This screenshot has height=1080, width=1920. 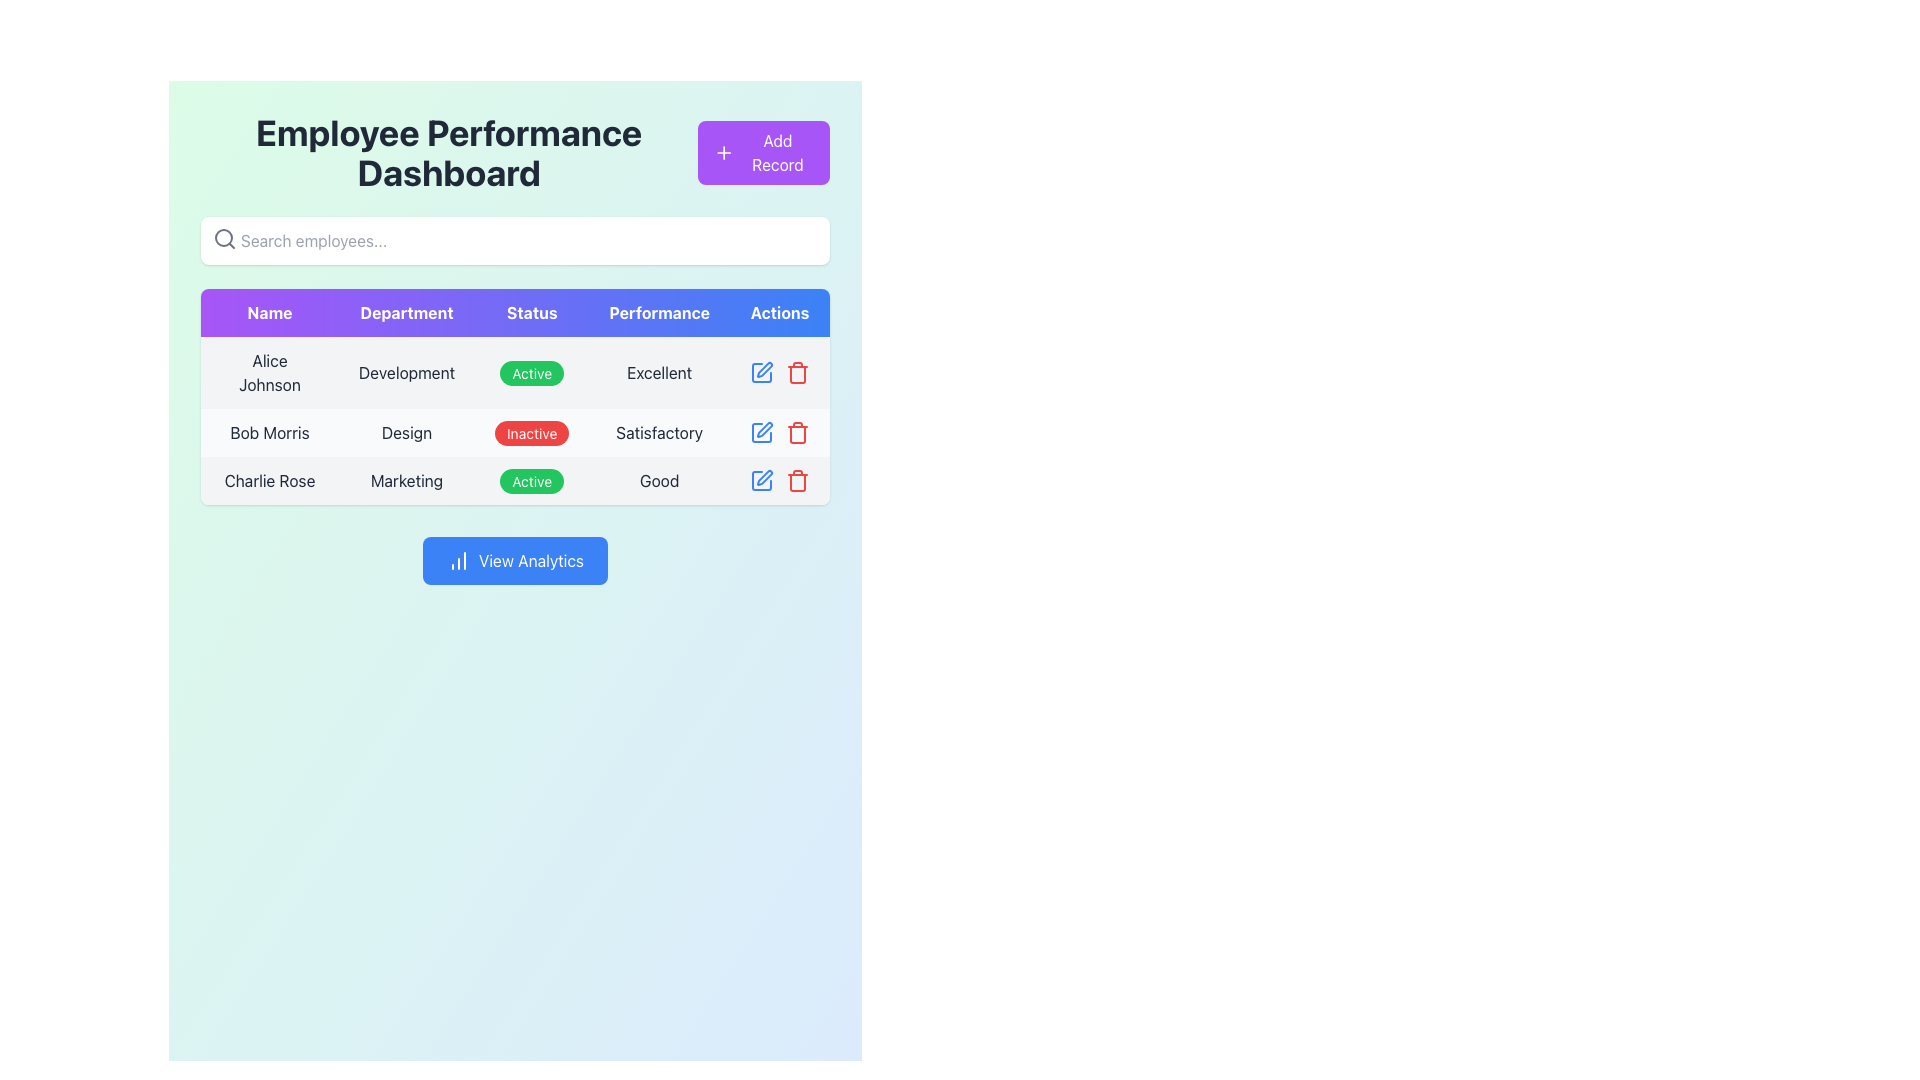 I want to click on the button located in the top-right area of the 'Employee Performance Dashboard', so click(x=762, y=152).